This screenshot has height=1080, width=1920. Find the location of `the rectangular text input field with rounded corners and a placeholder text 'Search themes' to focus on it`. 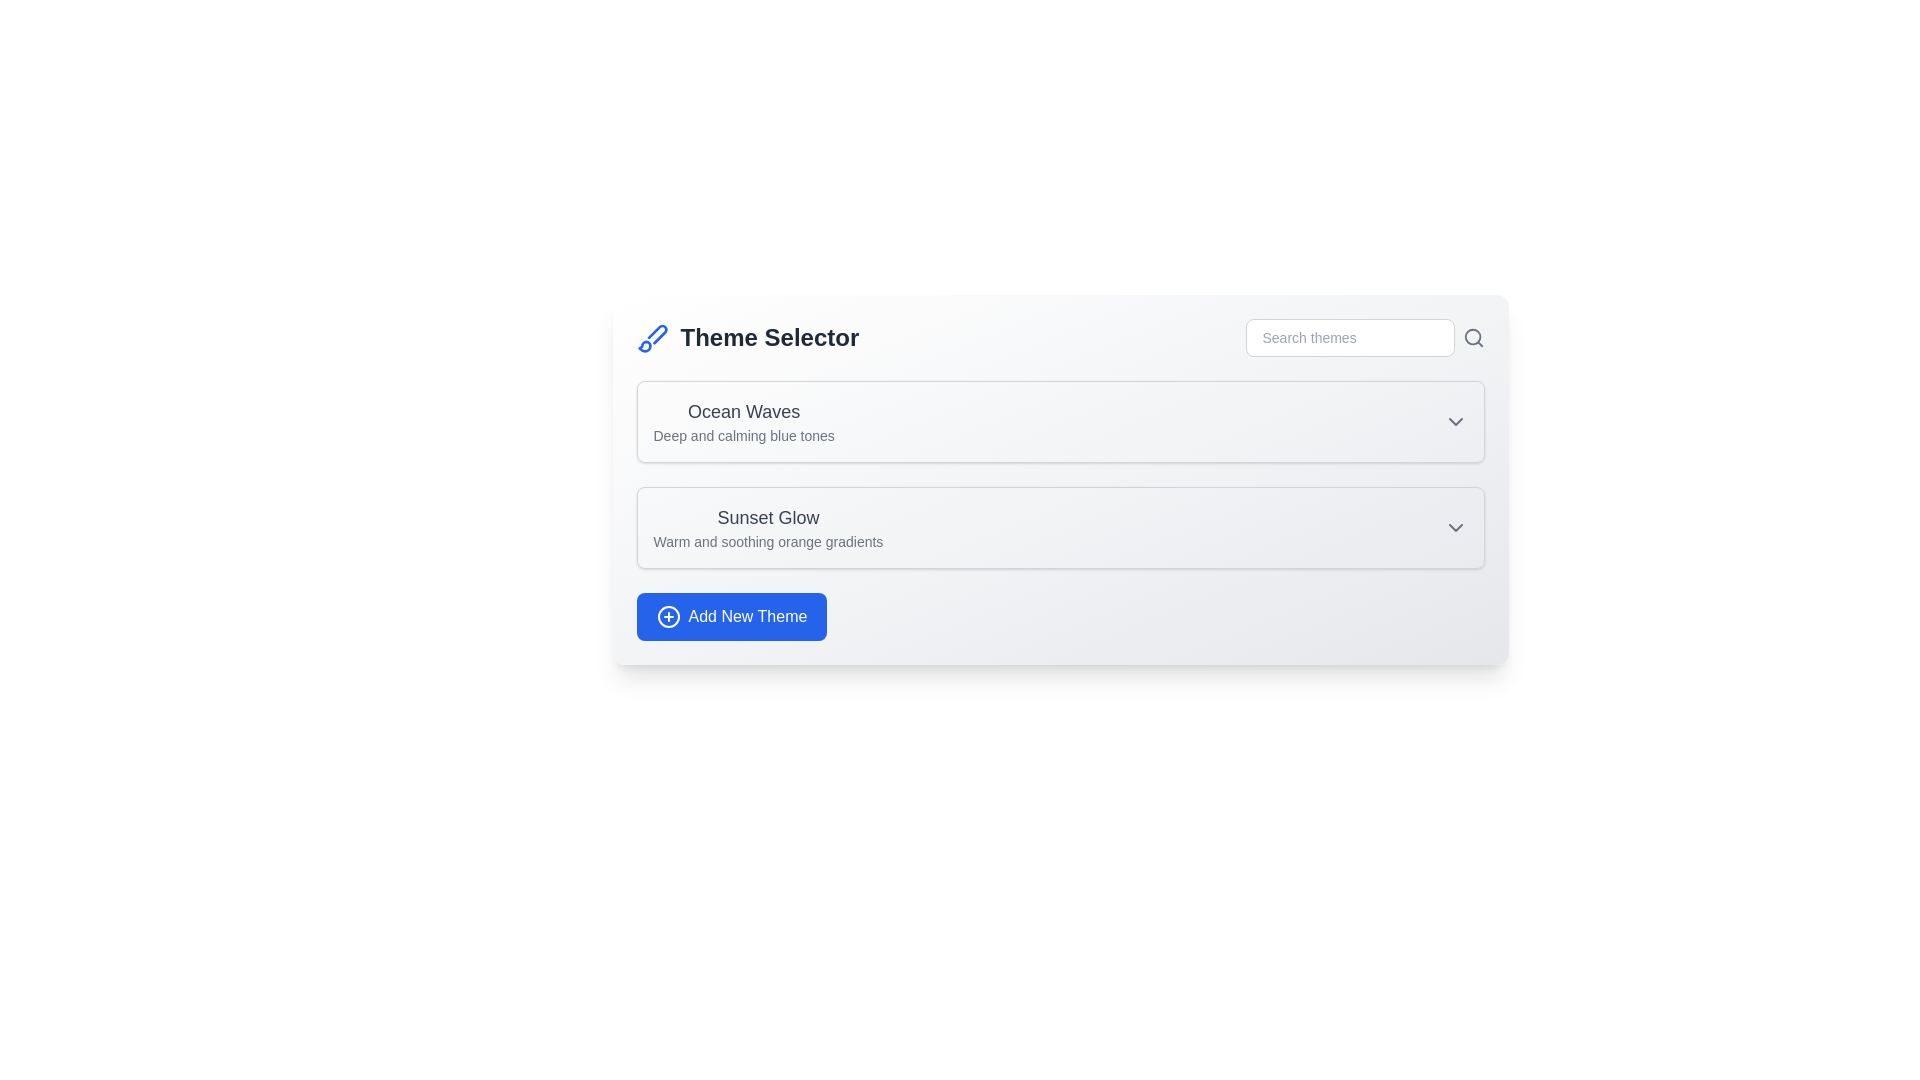

the rectangular text input field with rounded corners and a placeholder text 'Search themes' to focus on it is located at coordinates (1349, 337).